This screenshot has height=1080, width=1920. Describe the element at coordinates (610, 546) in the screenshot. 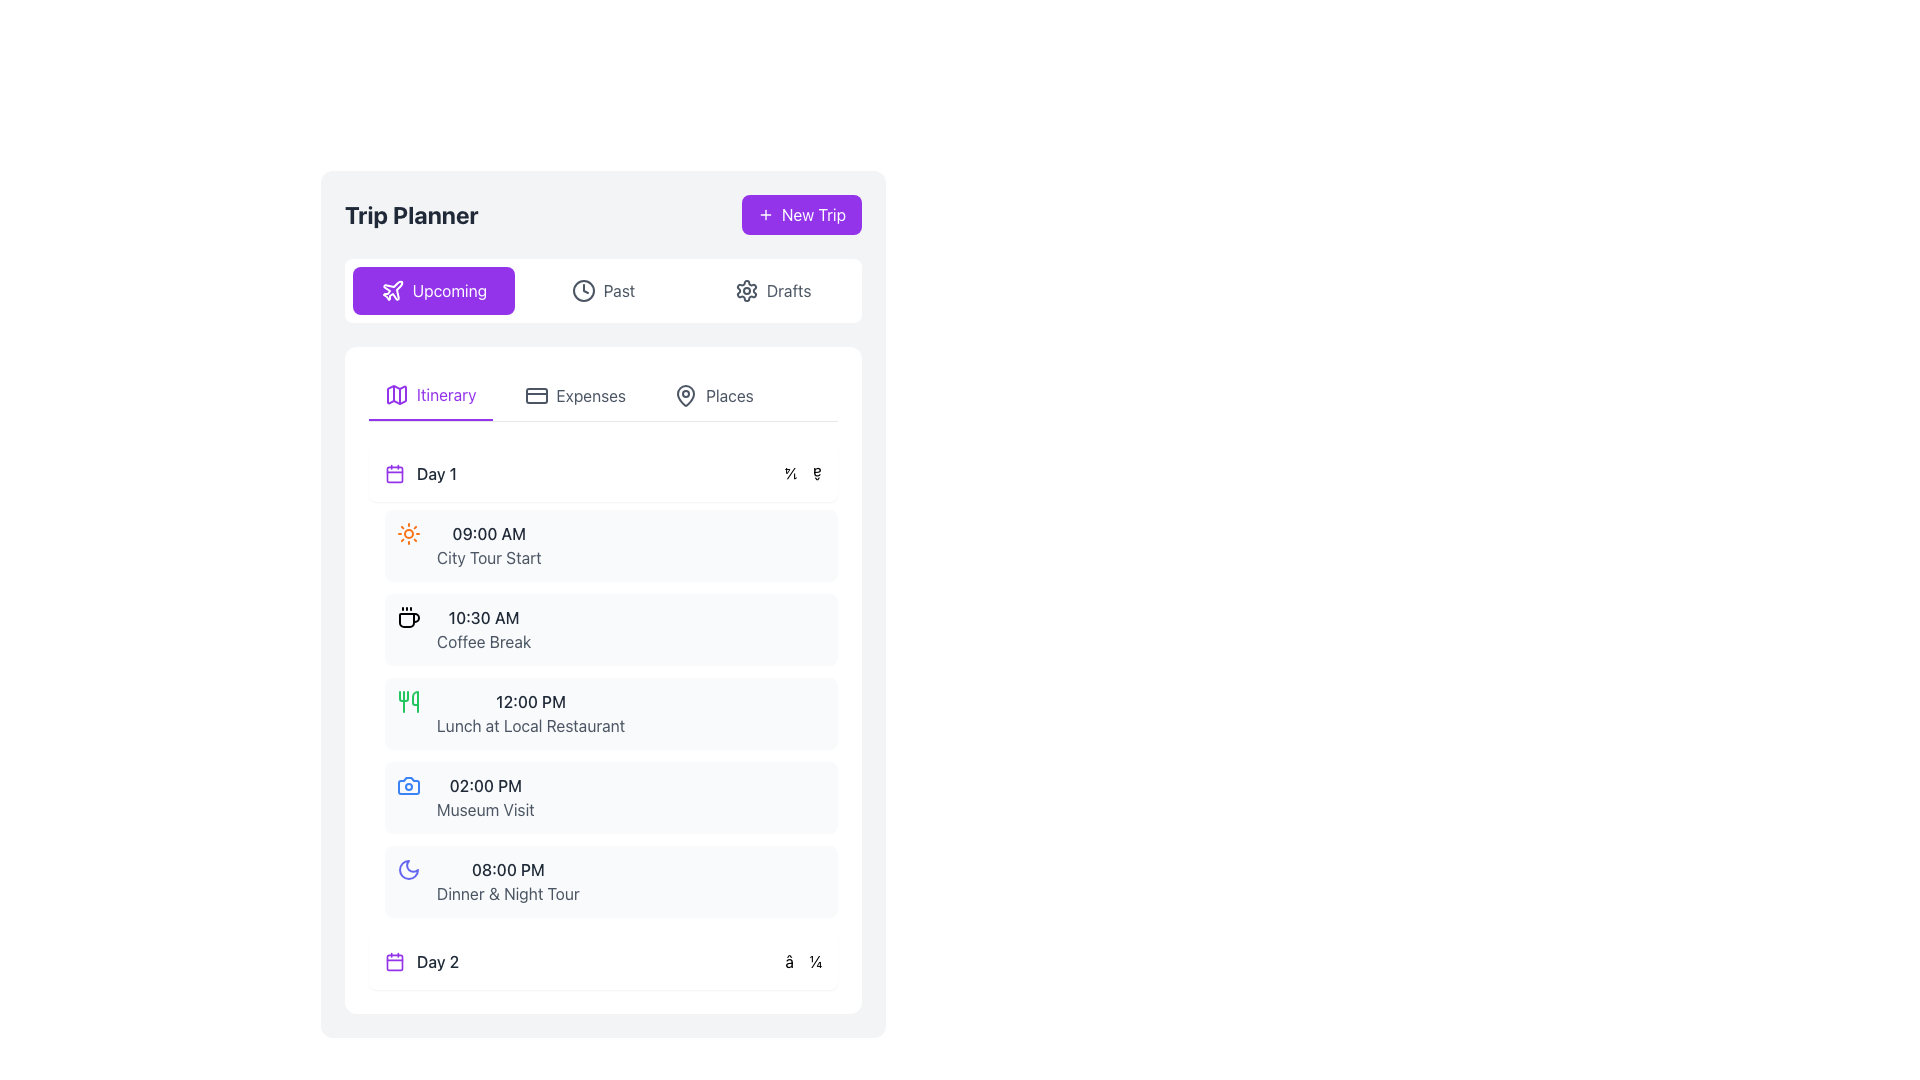

I see `the first card in the 'Day 1' section of the itinerary that indicates a city tour event starting at 09:00 AM, located below the violet-highlighted 'Upcoming' tab in the 'Trip Planner' interface` at that location.